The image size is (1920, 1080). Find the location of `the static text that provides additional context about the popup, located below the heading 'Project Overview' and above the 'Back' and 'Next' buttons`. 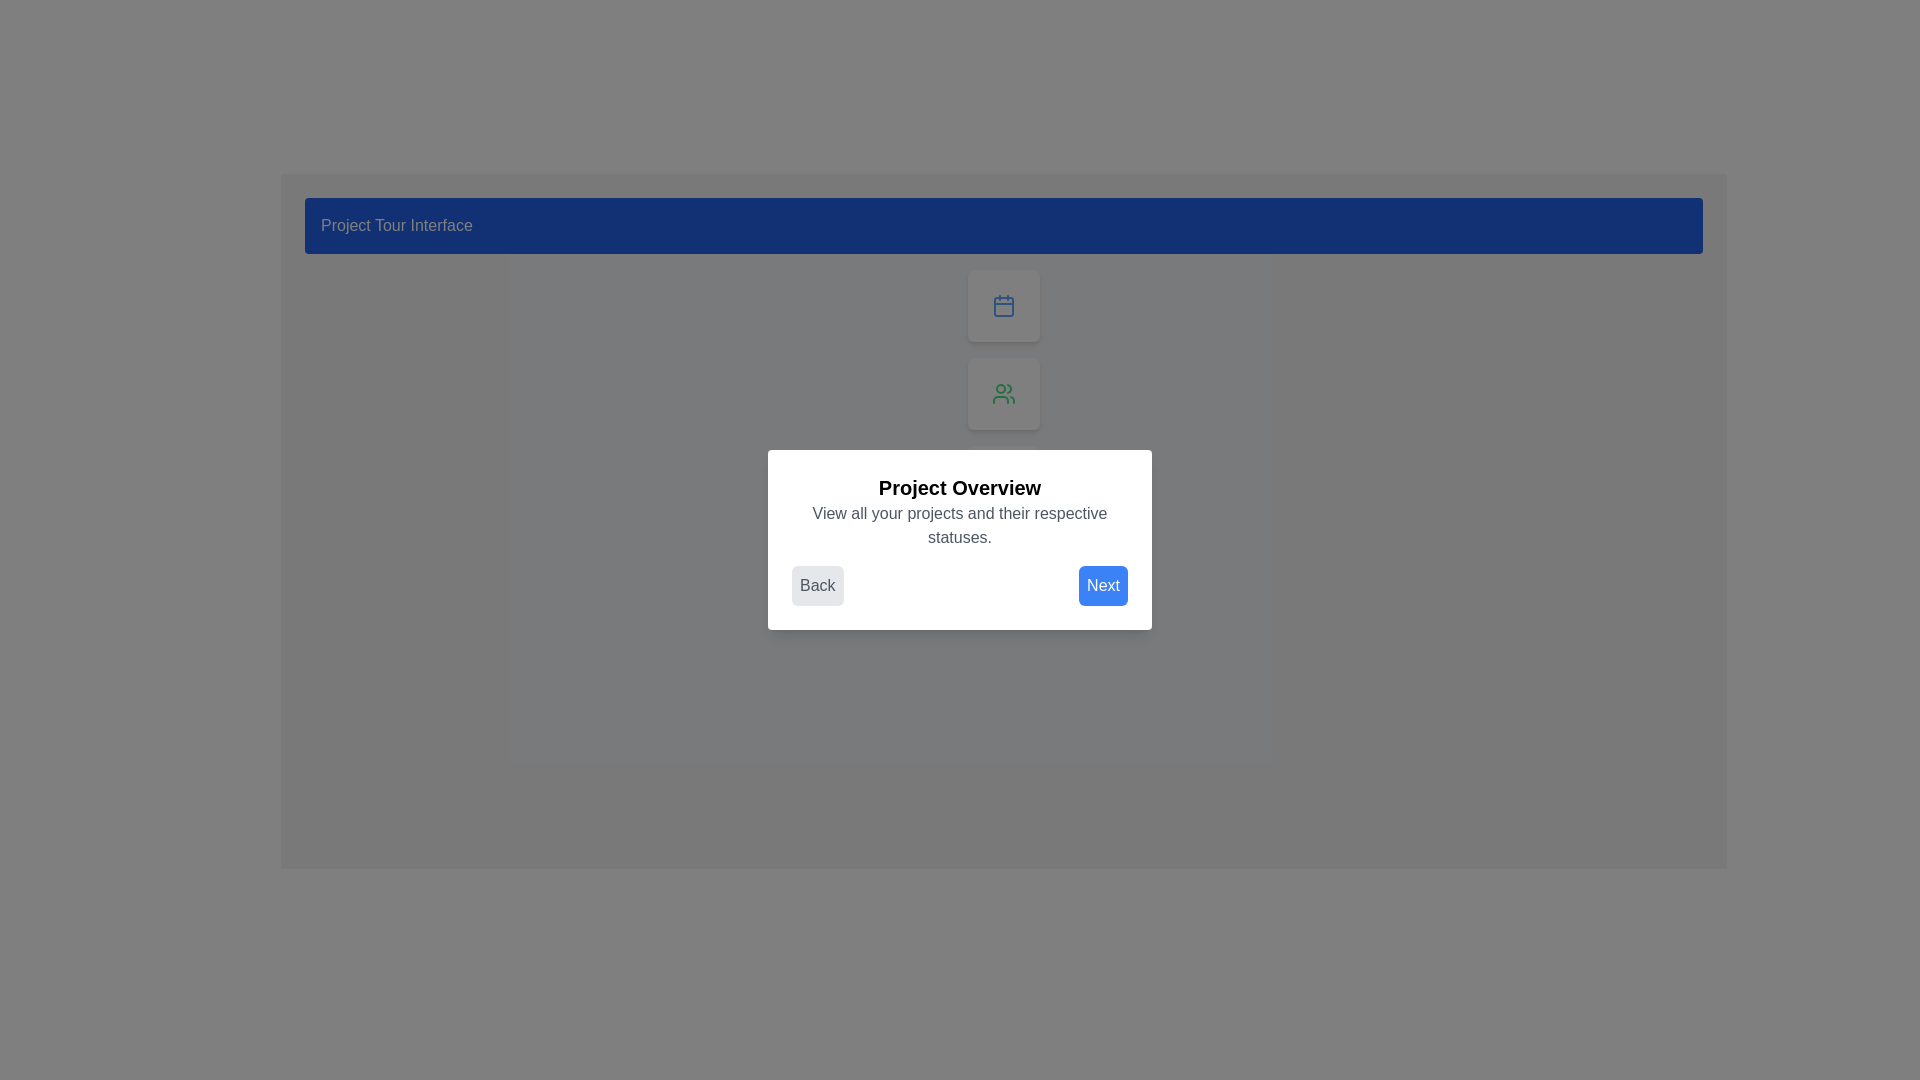

the static text that provides additional context about the popup, located below the heading 'Project Overview' and above the 'Back' and 'Next' buttons is located at coordinates (960, 524).